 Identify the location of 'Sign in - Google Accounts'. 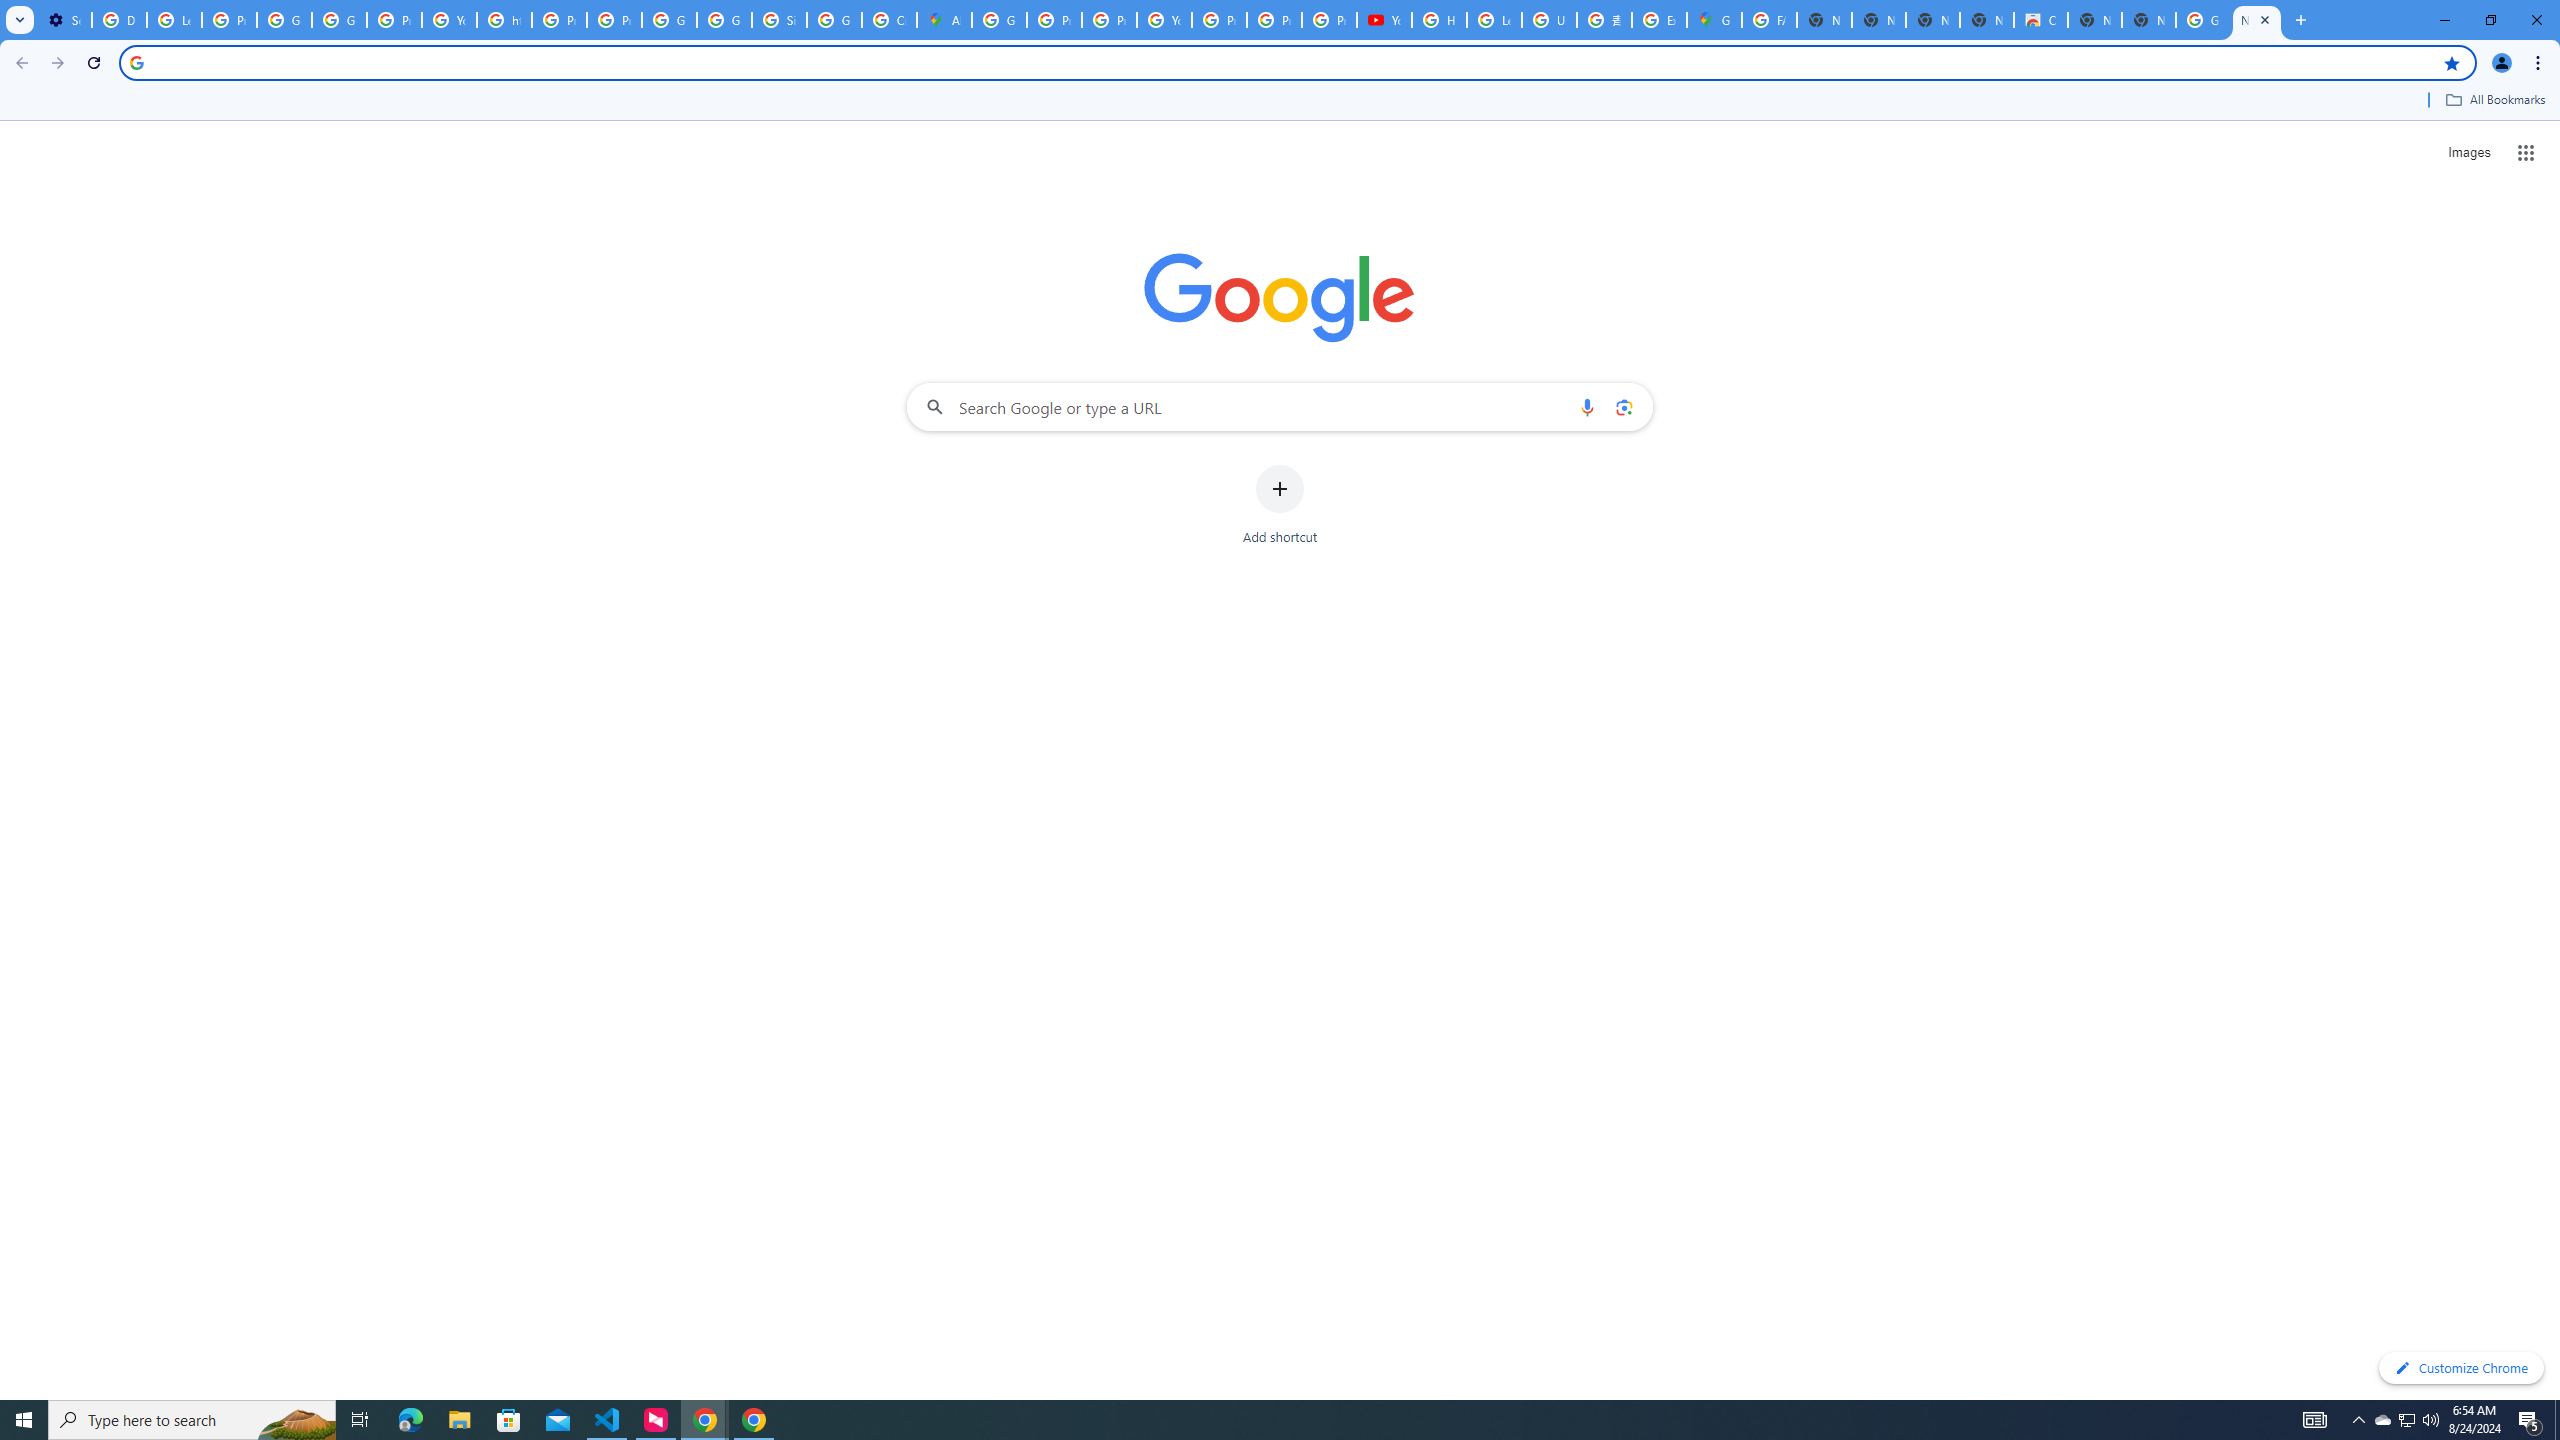
(778, 19).